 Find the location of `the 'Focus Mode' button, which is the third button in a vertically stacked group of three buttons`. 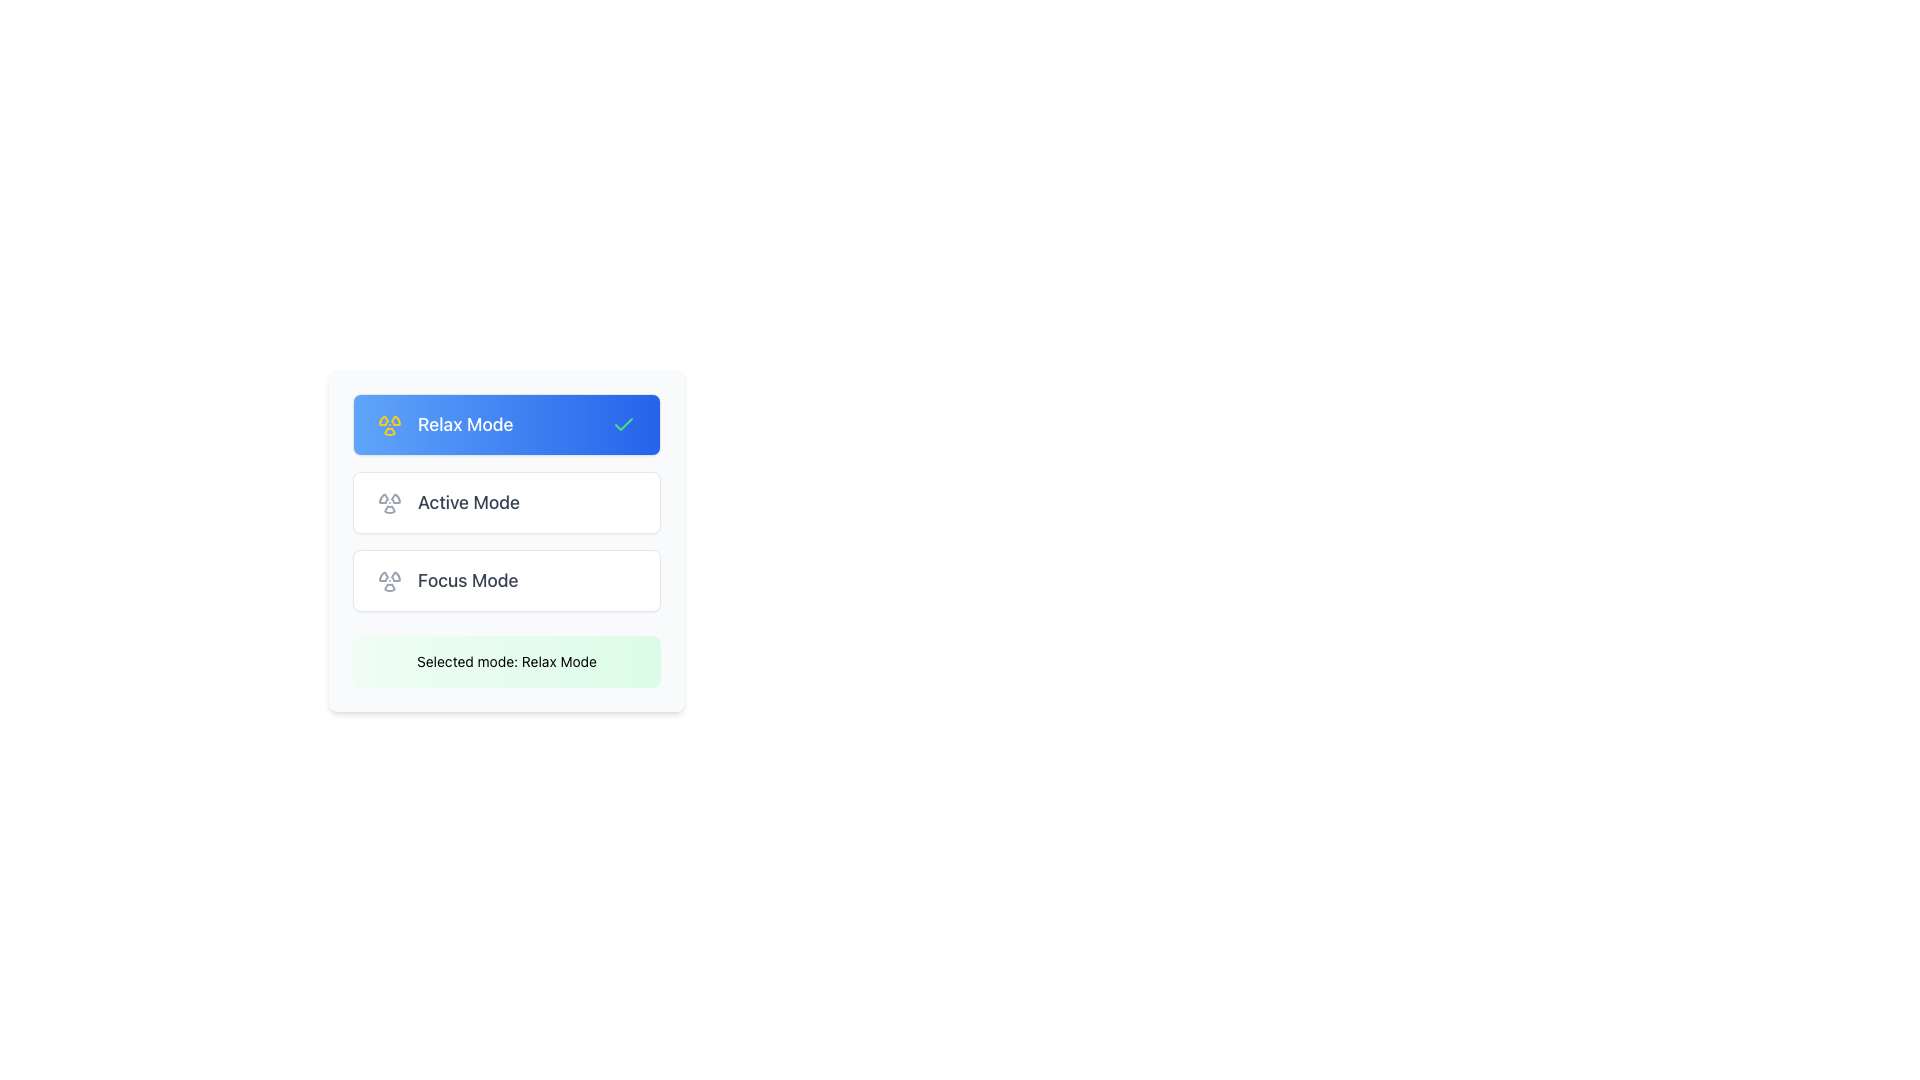

the 'Focus Mode' button, which is the third button in a vertically stacked group of three buttons is located at coordinates (507, 581).